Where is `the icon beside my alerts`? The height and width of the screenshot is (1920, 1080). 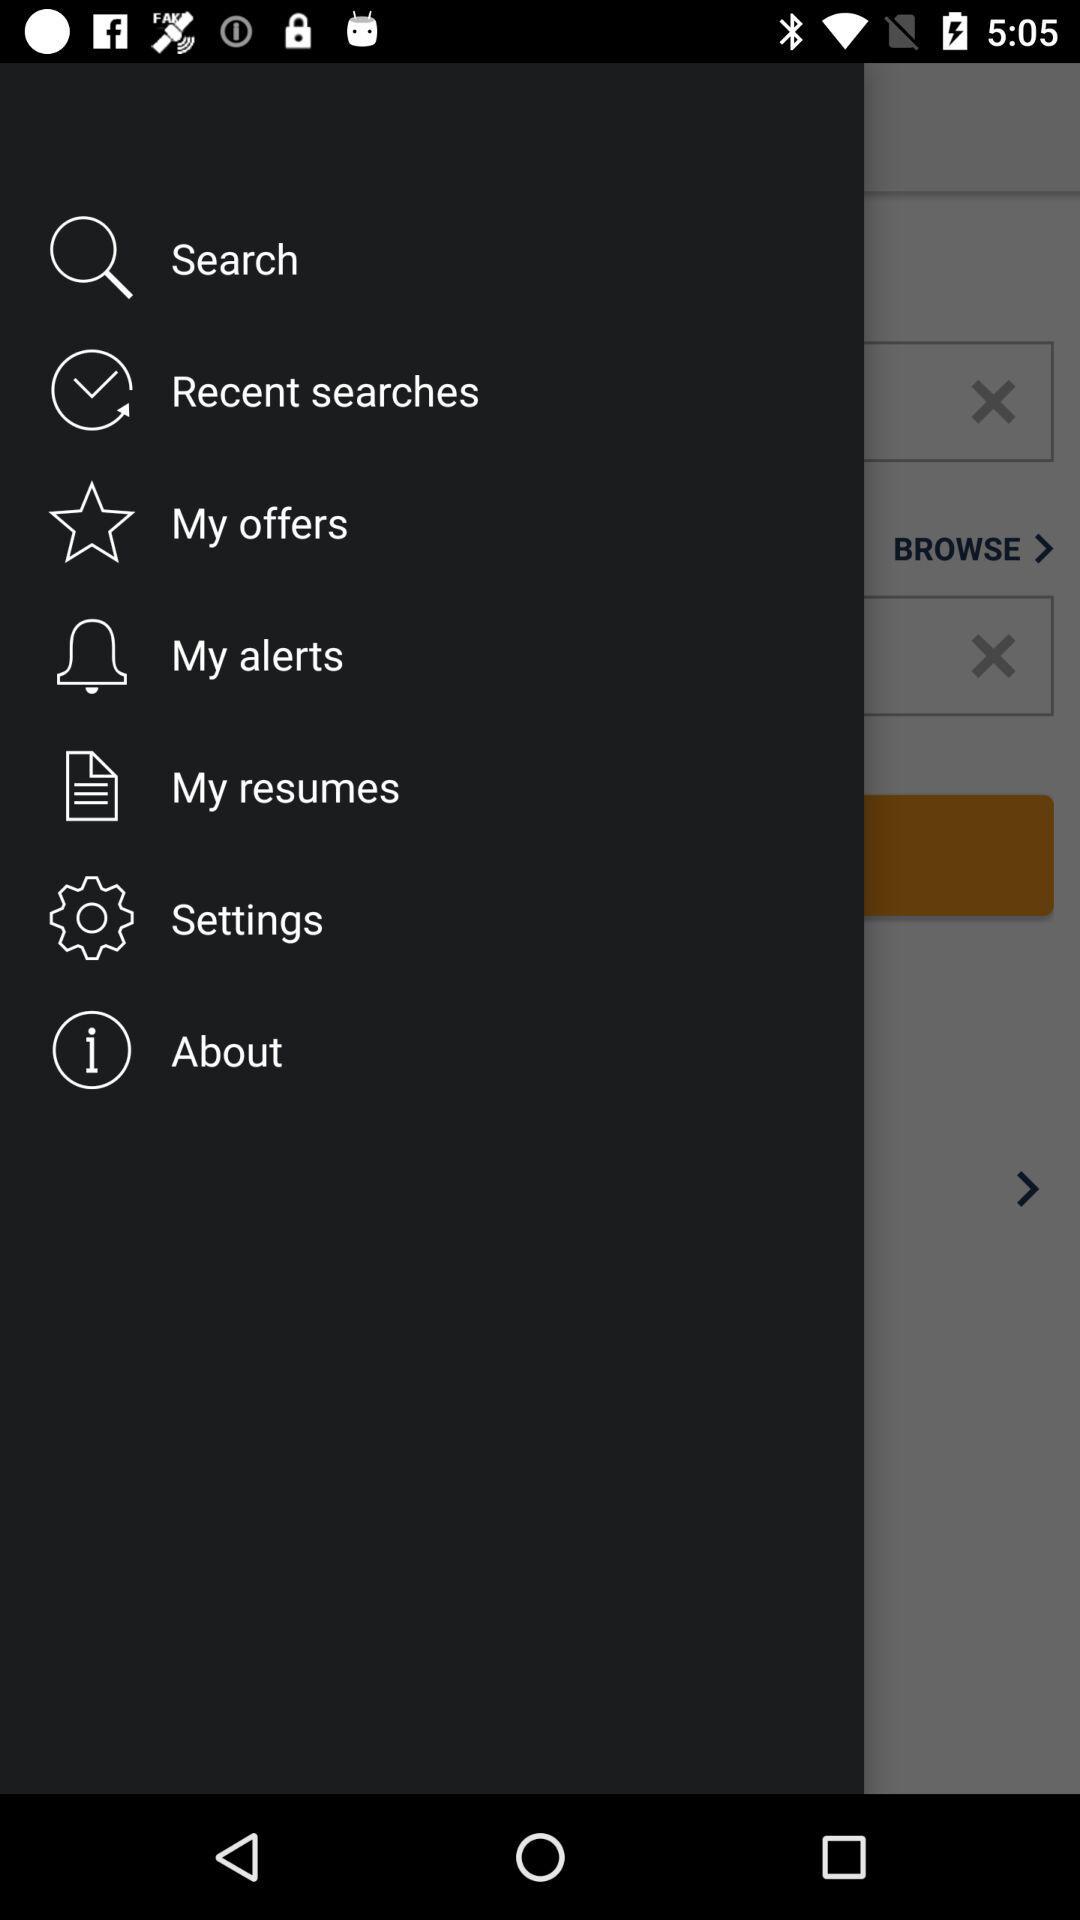
the icon beside my alerts is located at coordinates (85, 656).